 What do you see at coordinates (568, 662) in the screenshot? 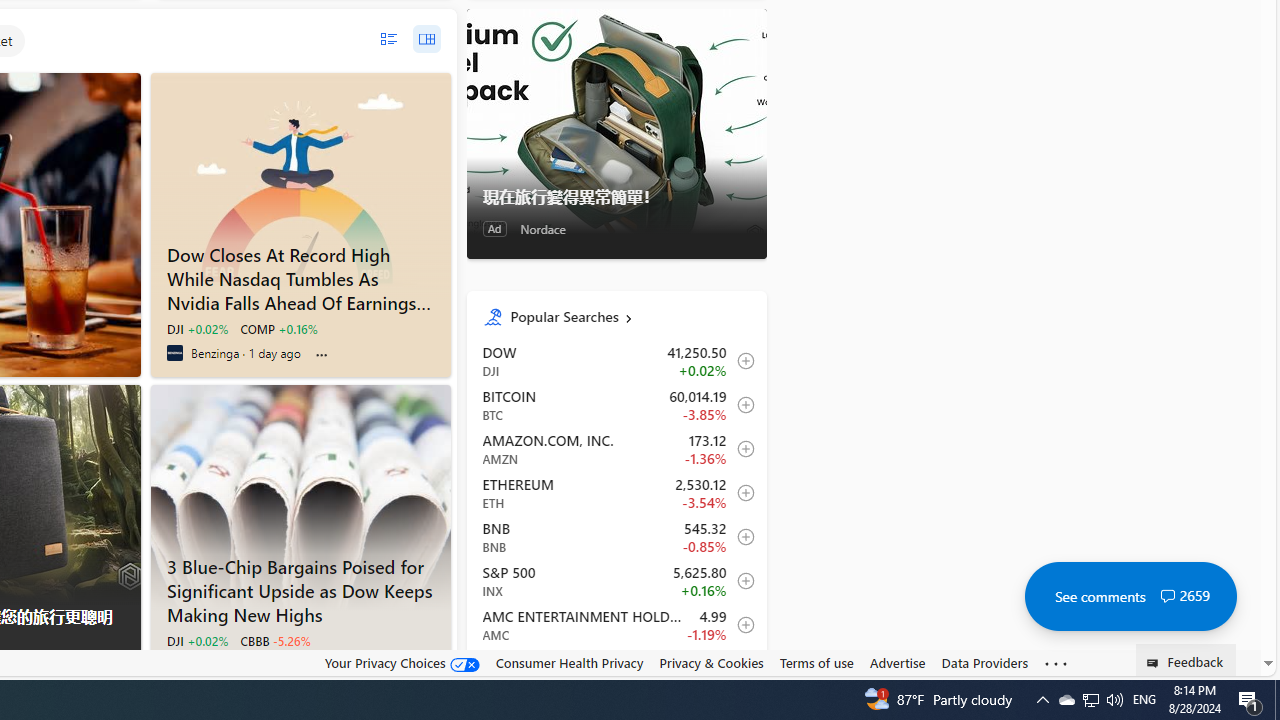
I see `'Consumer Health Privacy'` at bounding box center [568, 662].